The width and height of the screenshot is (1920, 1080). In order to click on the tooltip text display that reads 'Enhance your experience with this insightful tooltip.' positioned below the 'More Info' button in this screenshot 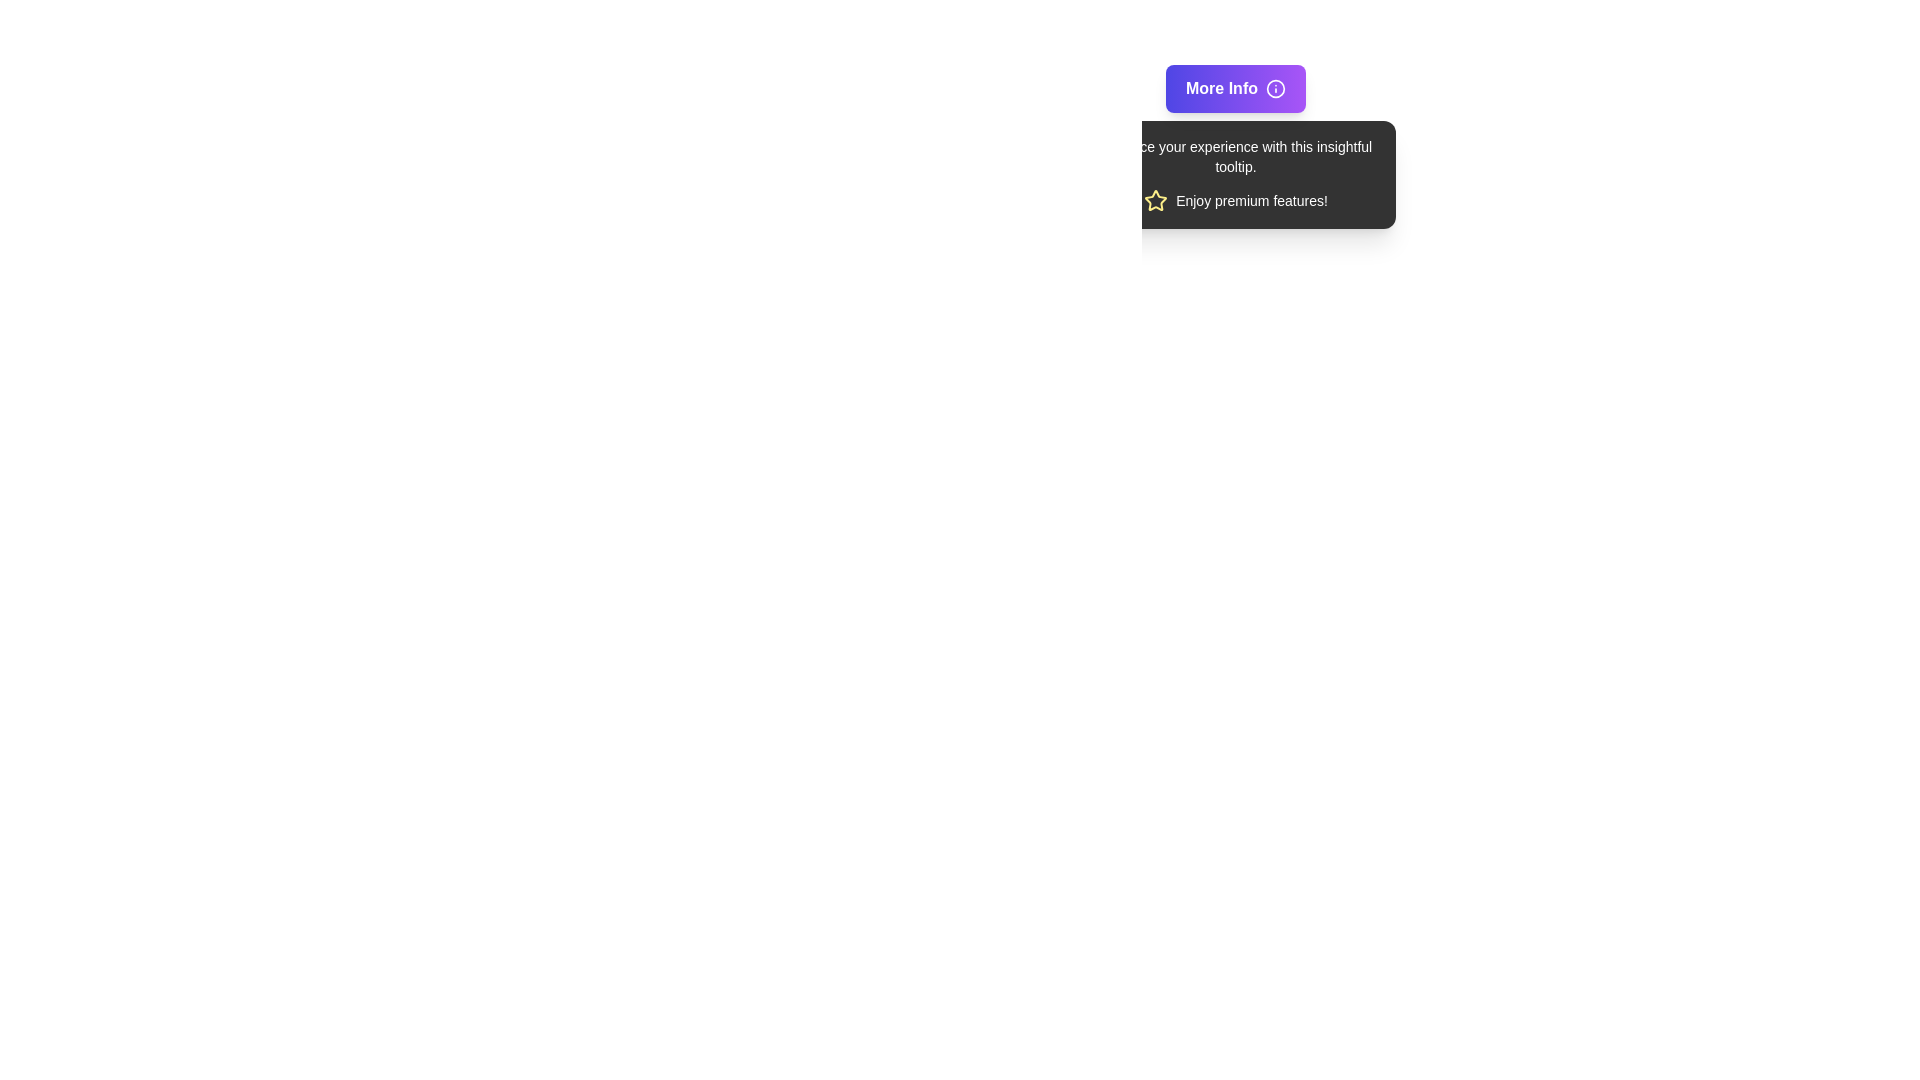, I will do `click(1235, 156)`.